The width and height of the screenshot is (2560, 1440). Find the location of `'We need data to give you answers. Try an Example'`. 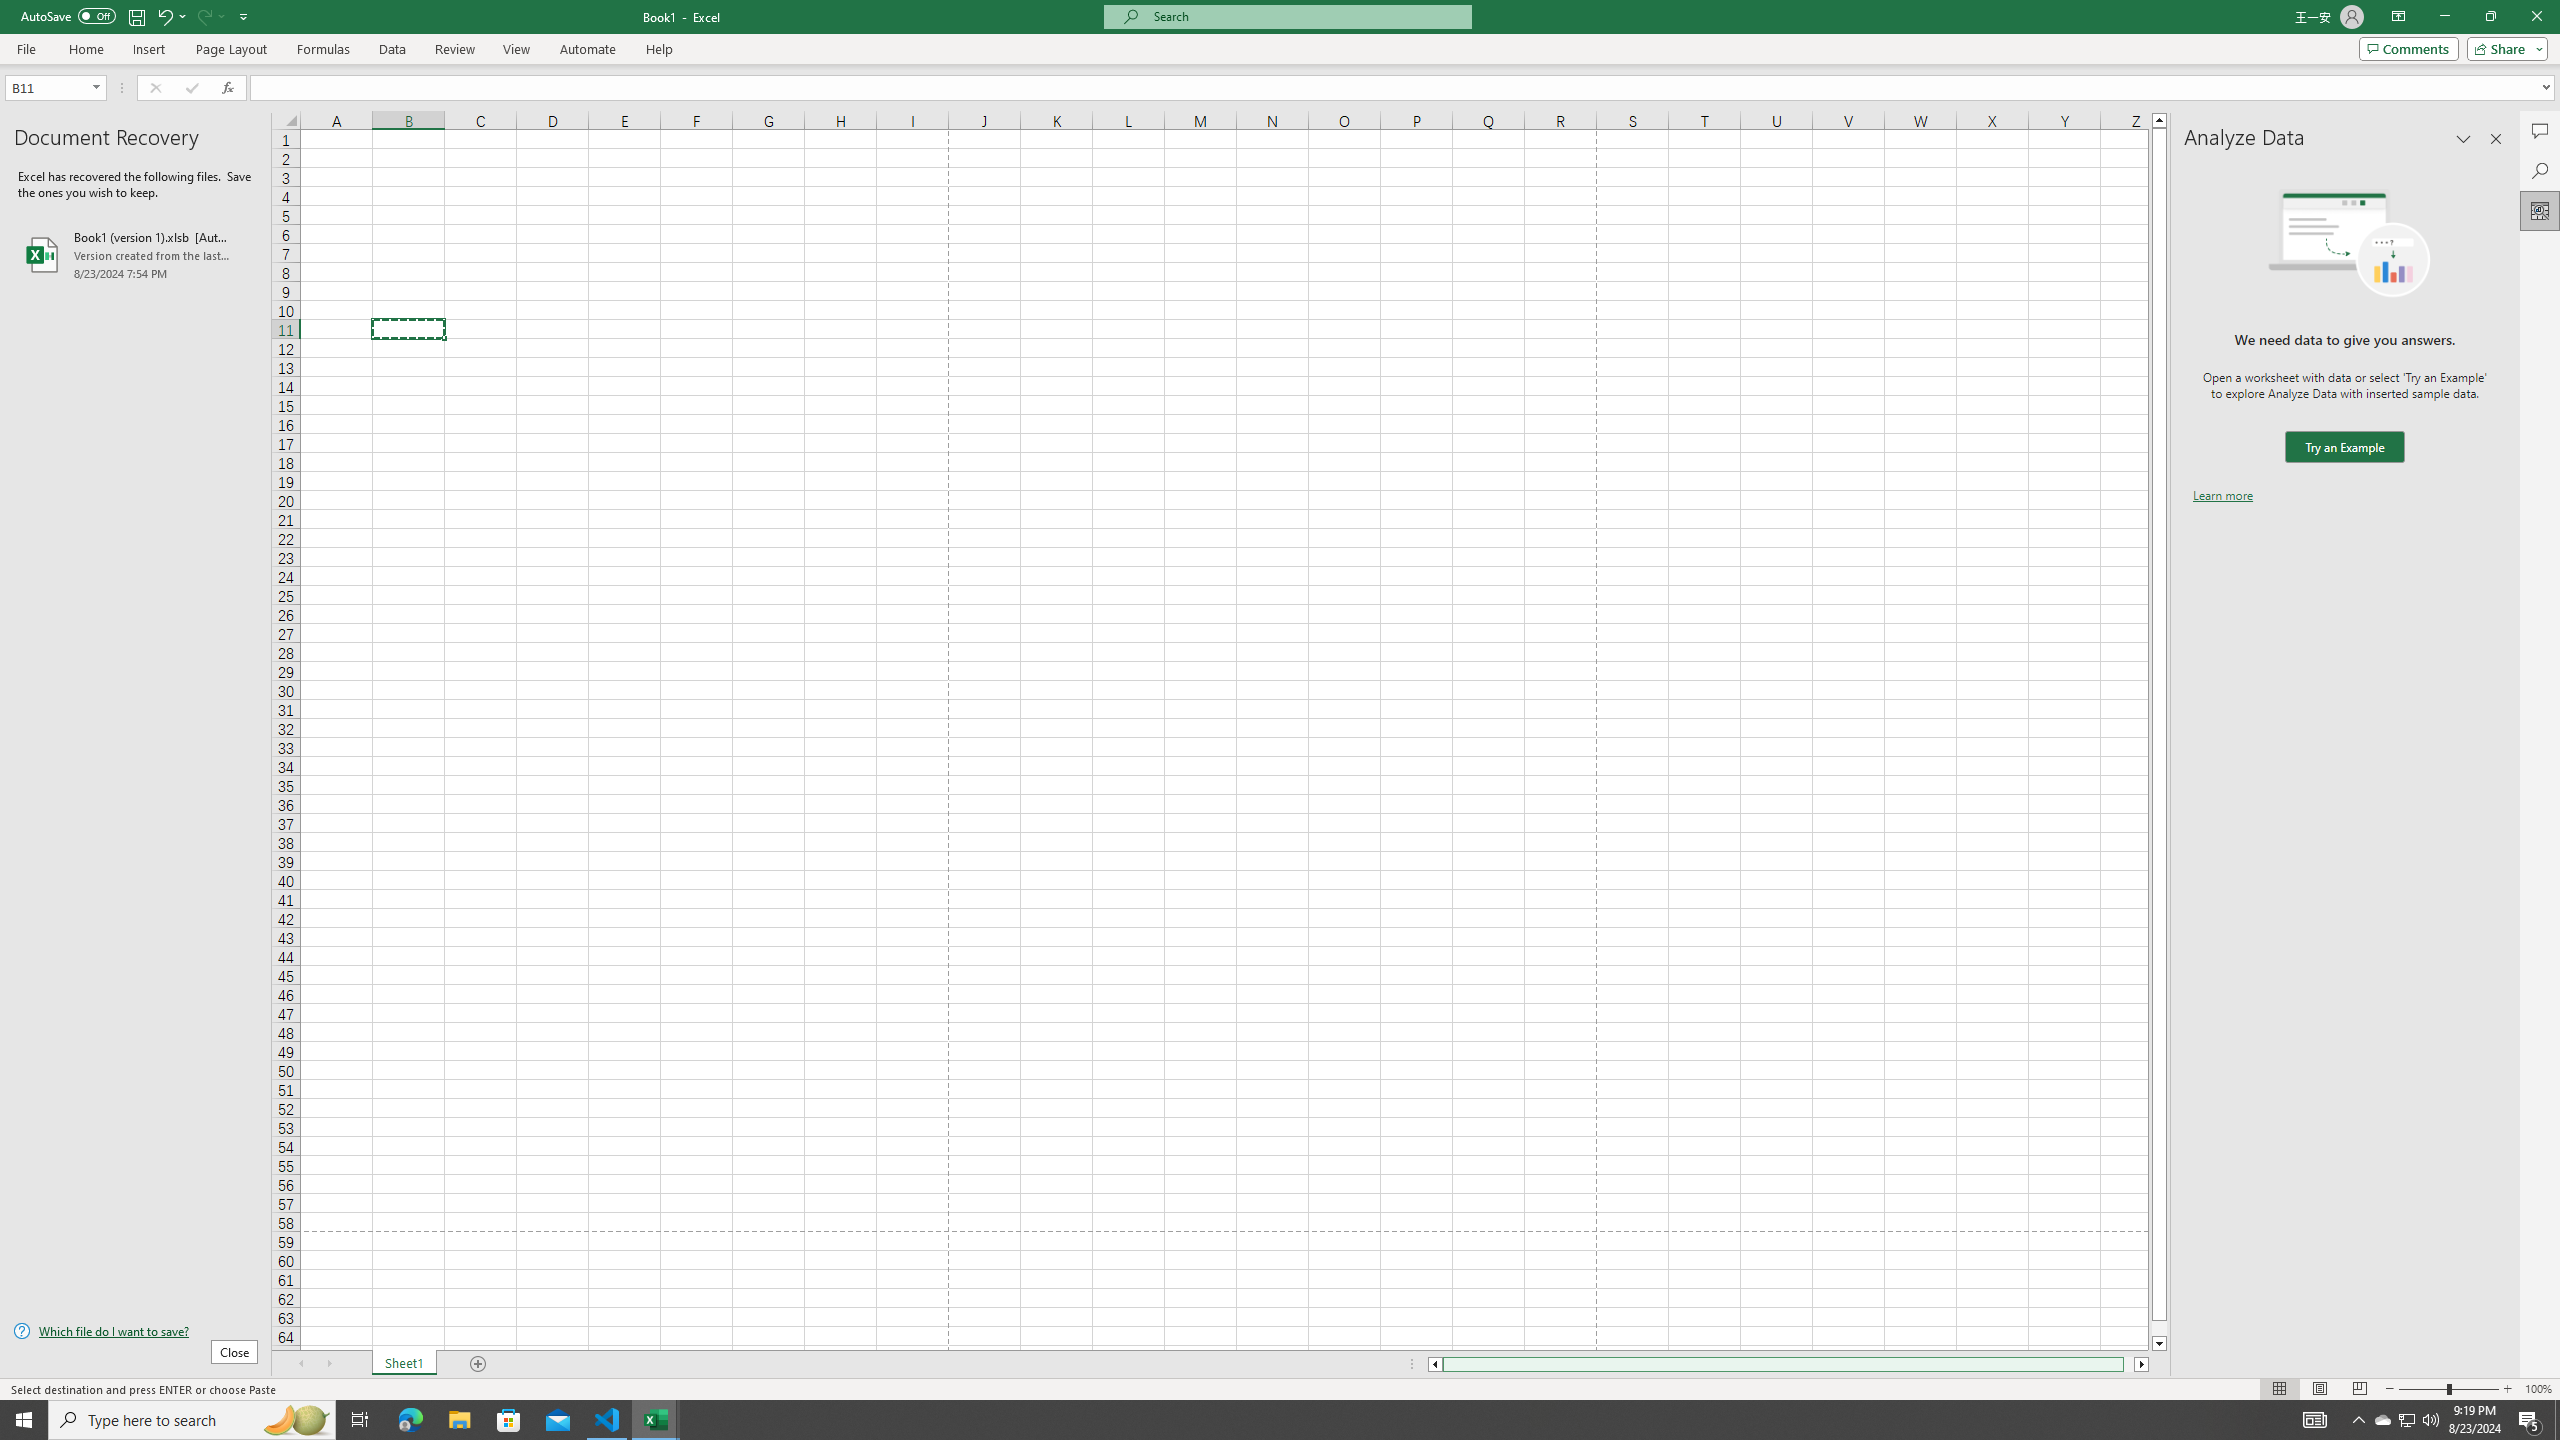

'We need data to give you answers. Try an Example' is located at coordinates (2343, 447).